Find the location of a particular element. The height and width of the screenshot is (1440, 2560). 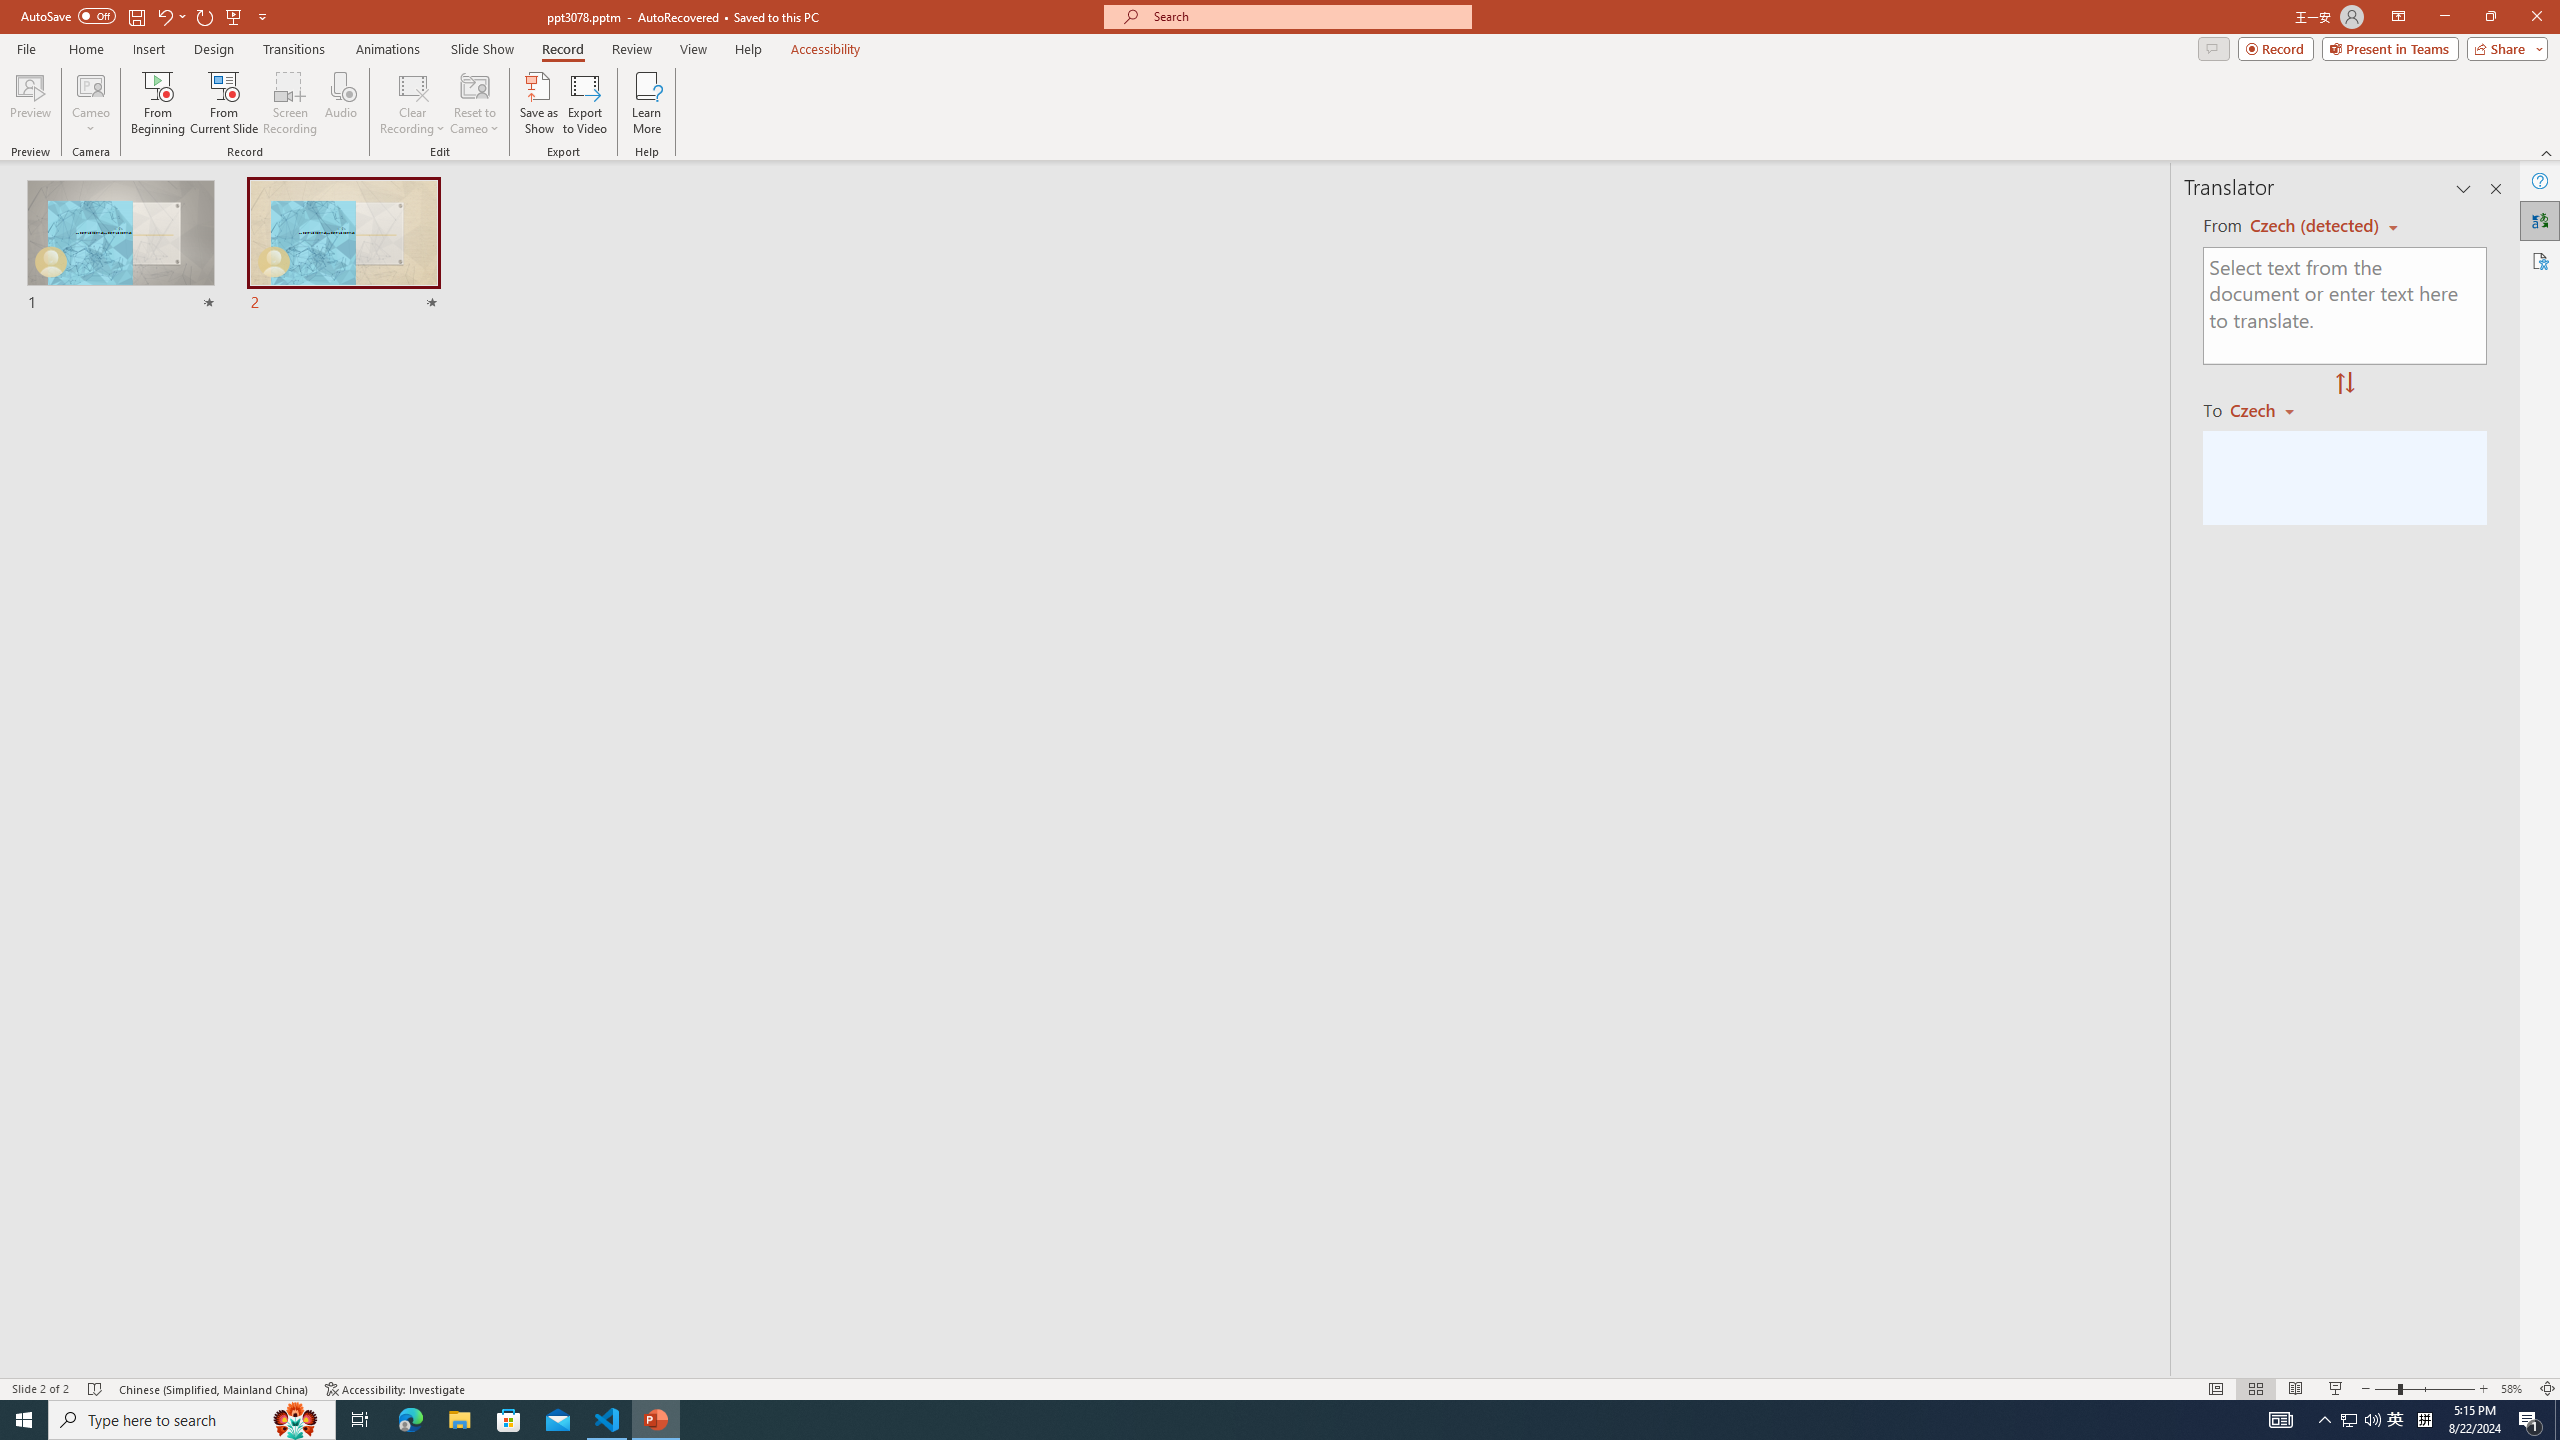

'Czech' is located at coordinates (2270, 409).